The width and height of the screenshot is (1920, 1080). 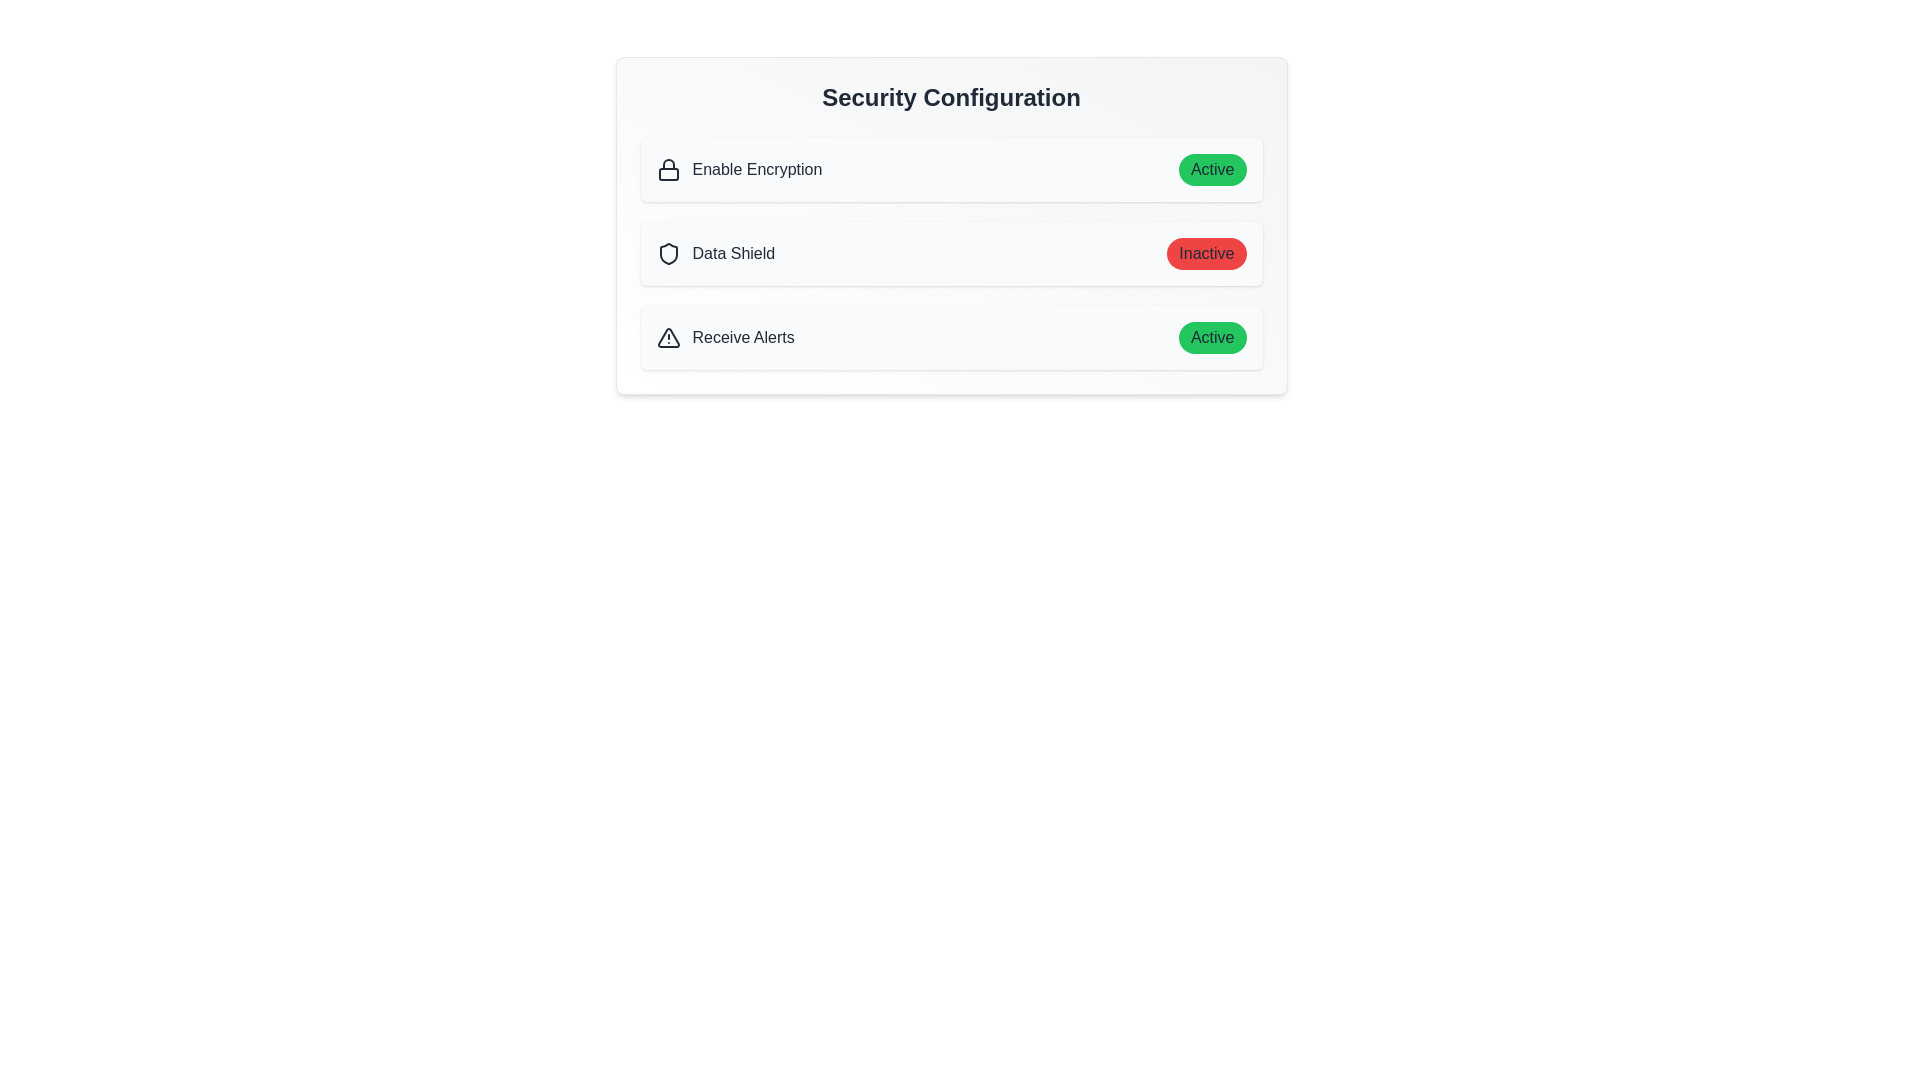 What do you see at coordinates (668, 253) in the screenshot?
I see `the dark-colored shield-shaped icon located to the left of the 'Data Shield' label in the 'Security Configuration' module, which is part of the graphical markers for the list items` at bounding box center [668, 253].